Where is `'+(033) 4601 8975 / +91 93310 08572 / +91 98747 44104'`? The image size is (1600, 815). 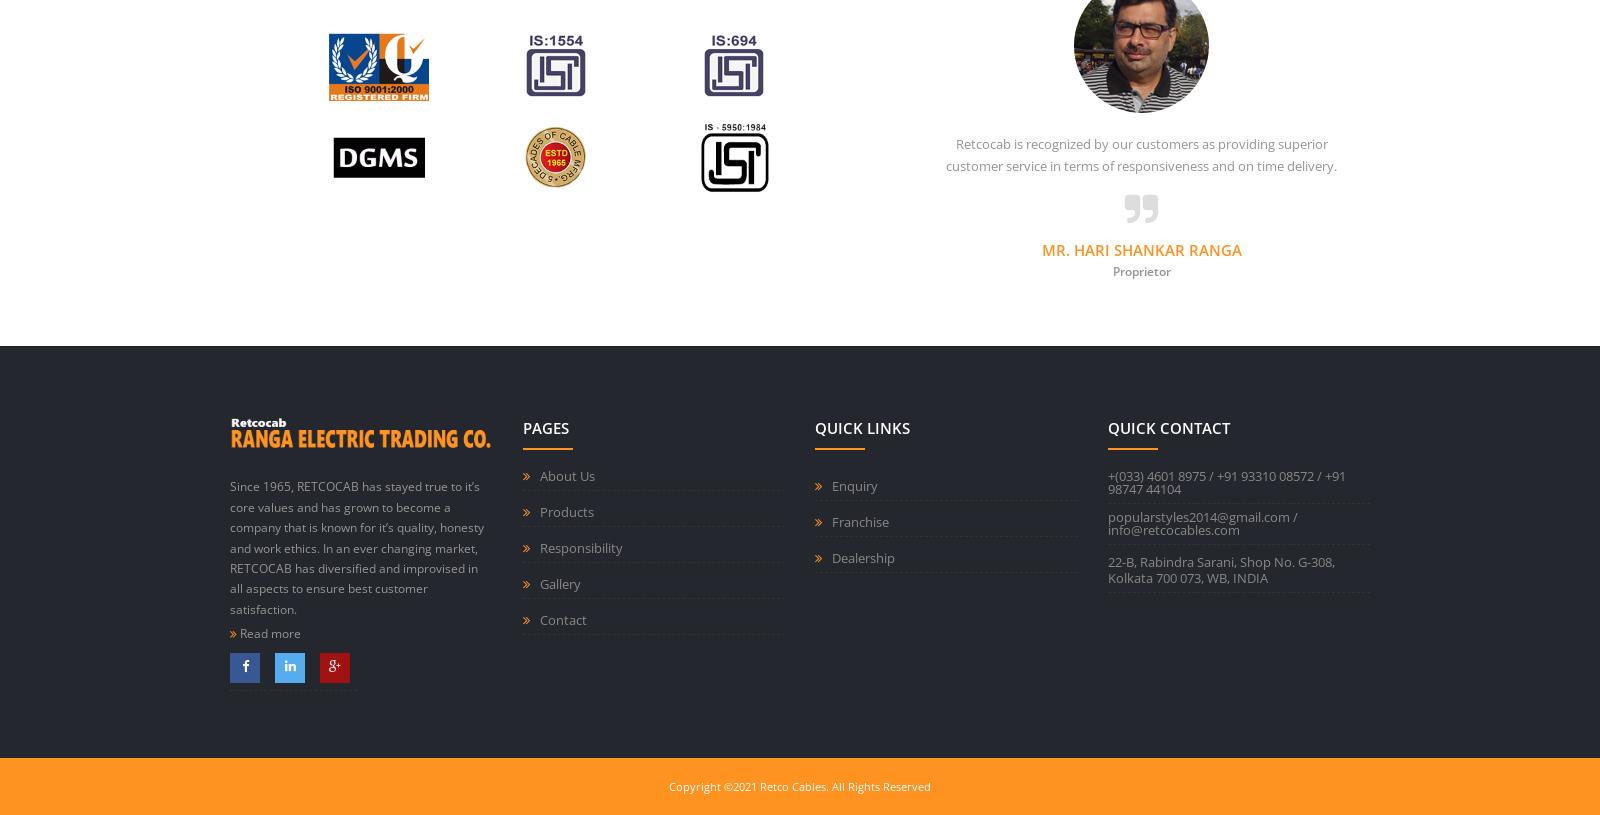
'+(033) 4601 8975 / +91 93310 08572 / +91 98747 44104' is located at coordinates (1224, 482).